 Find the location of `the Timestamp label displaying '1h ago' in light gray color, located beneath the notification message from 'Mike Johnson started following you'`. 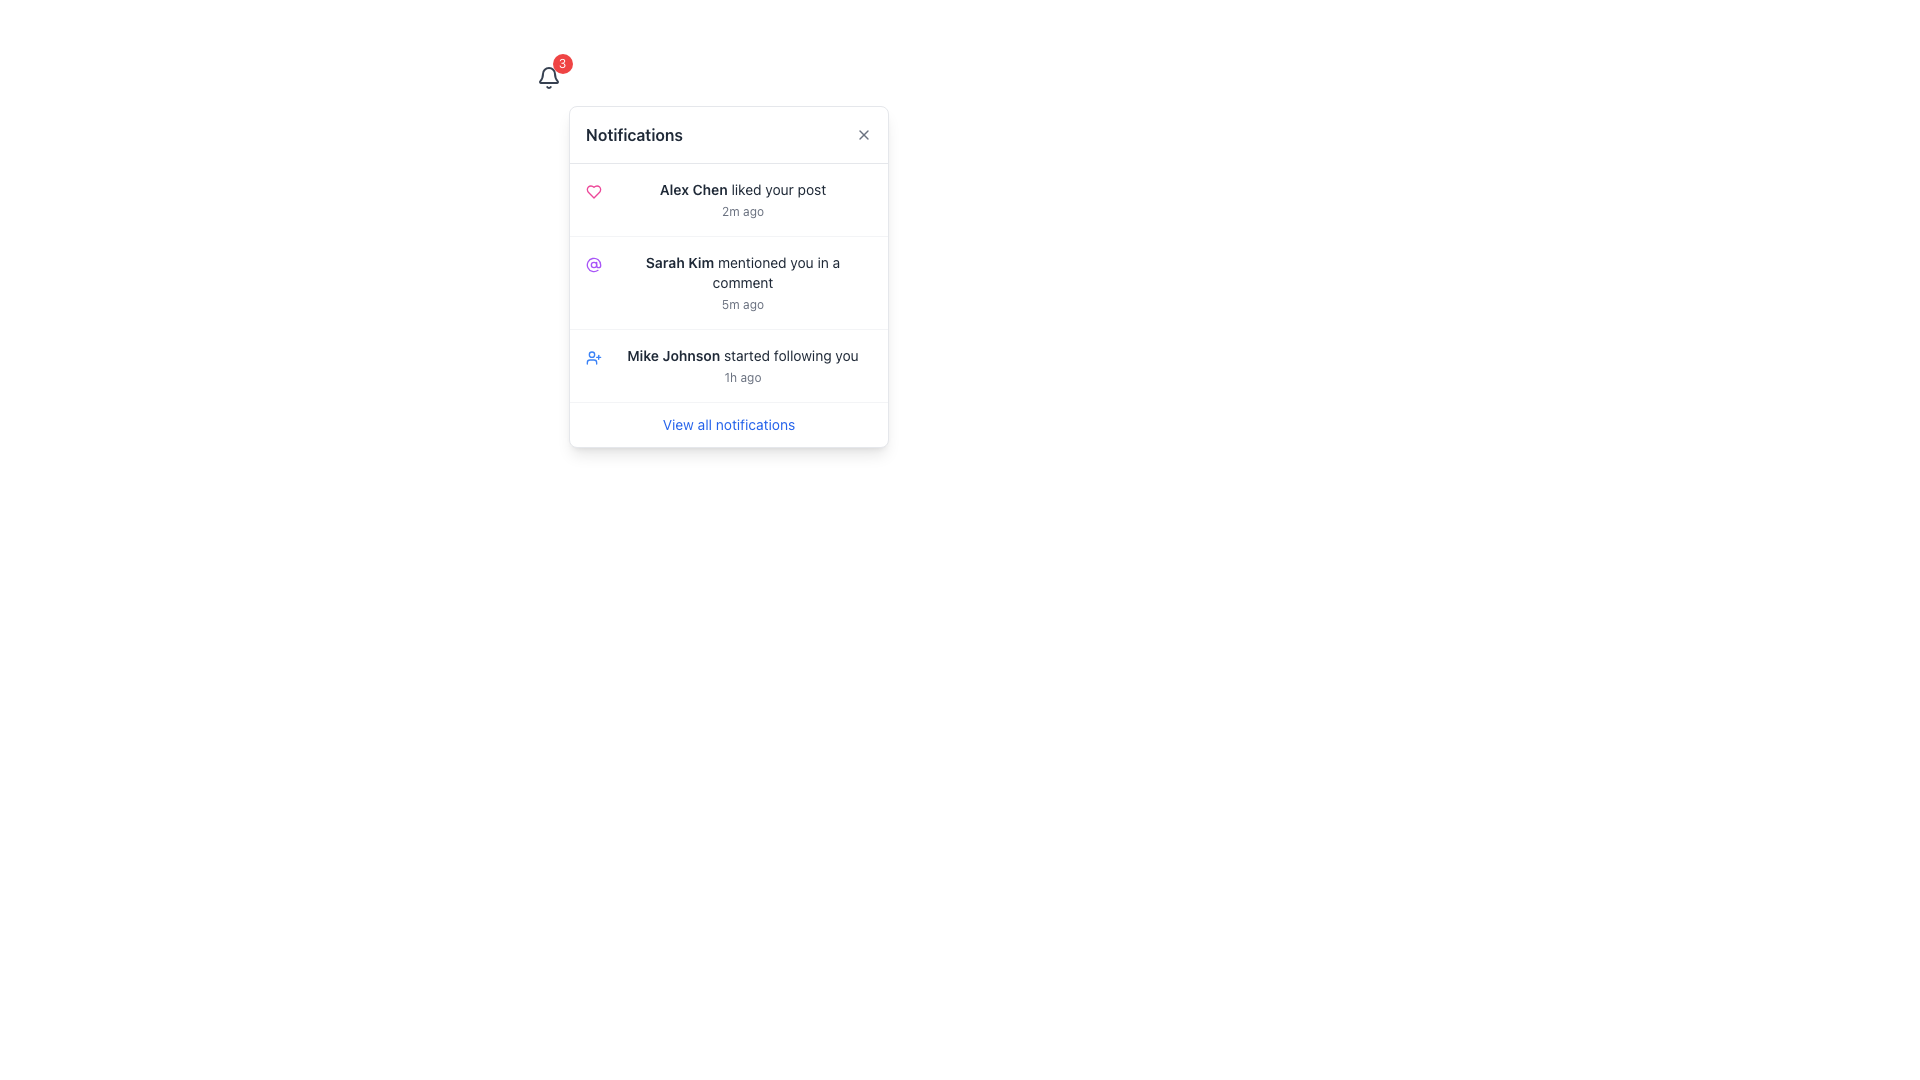

the Timestamp label displaying '1h ago' in light gray color, located beneath the notification message from 'Mike Johnson started following you' is located at coordinates (742, 378).